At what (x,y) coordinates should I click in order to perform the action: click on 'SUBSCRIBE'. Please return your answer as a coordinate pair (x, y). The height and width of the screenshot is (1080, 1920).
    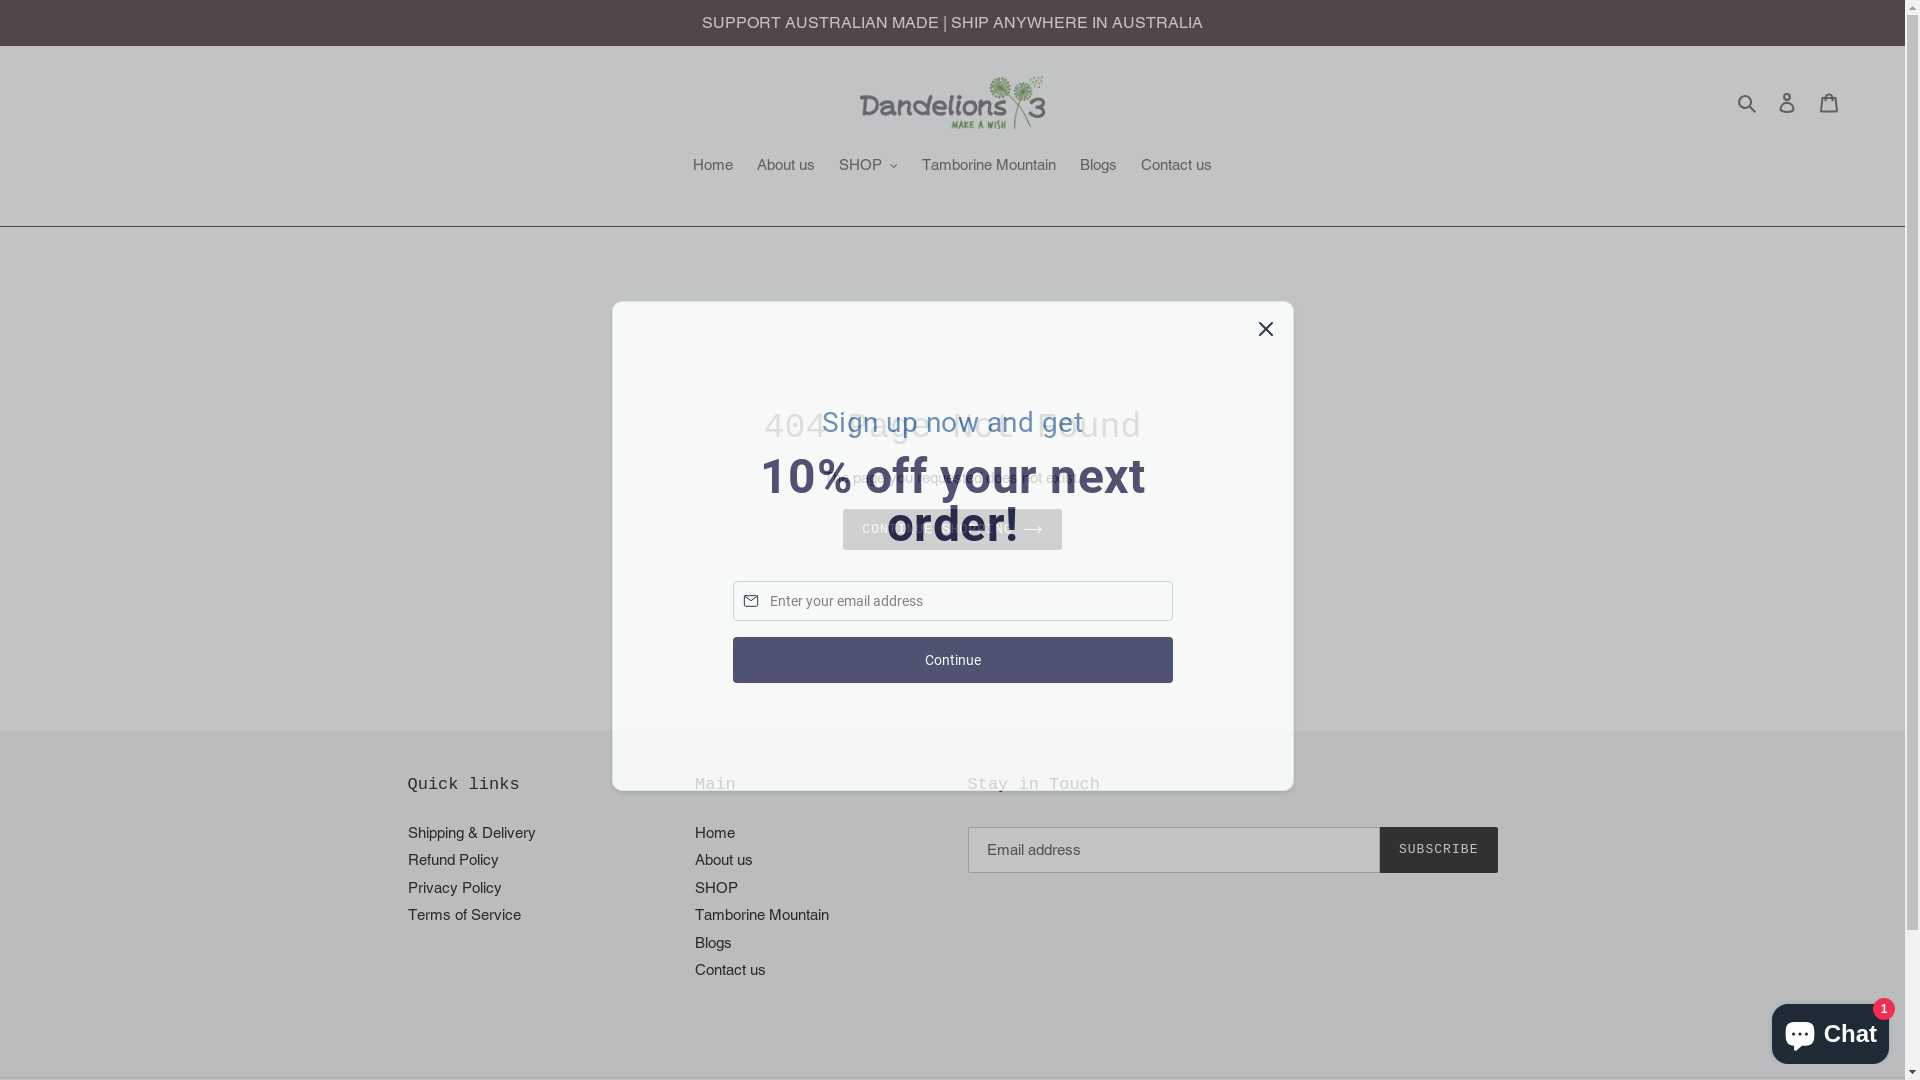
    Looking at the image, I should click on (1438, 849).